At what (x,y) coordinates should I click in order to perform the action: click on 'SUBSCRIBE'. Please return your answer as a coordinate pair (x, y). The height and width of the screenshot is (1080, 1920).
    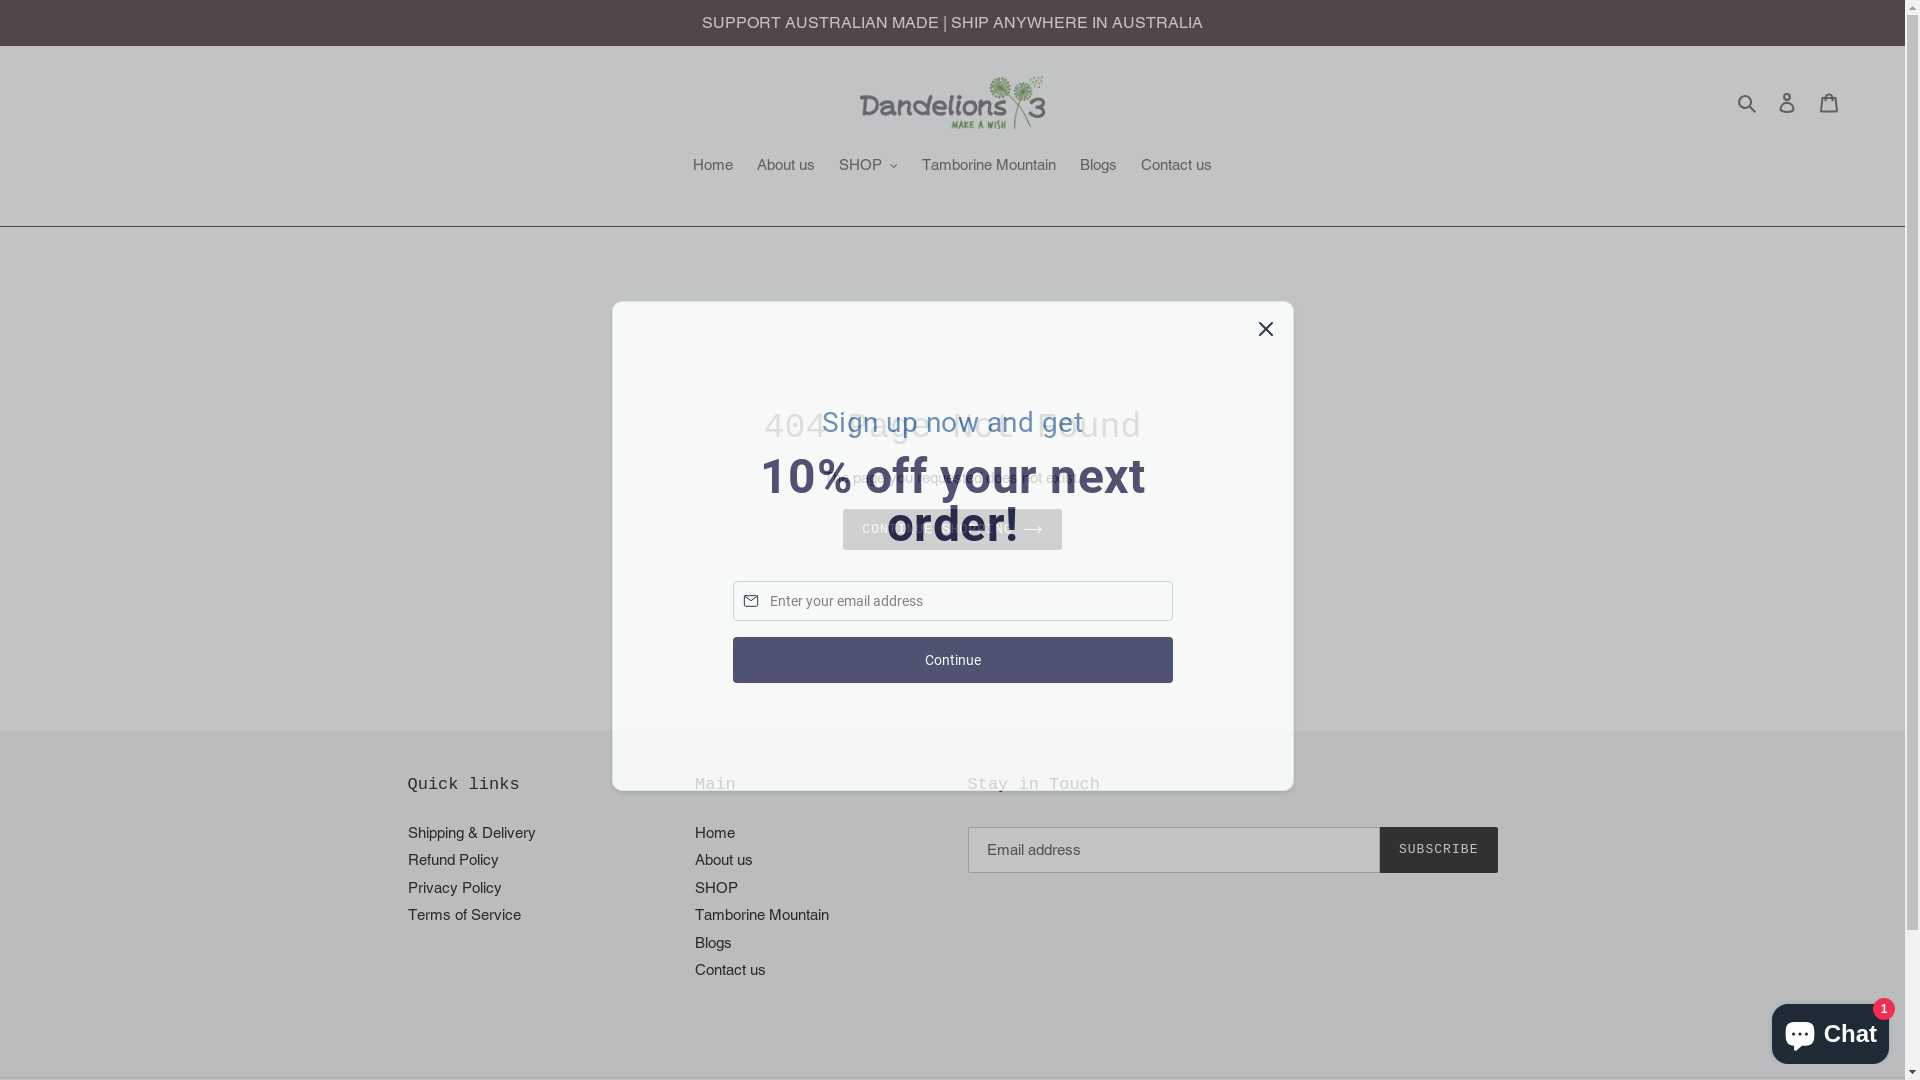
    Looking at the image, I should click on (1438, 849).